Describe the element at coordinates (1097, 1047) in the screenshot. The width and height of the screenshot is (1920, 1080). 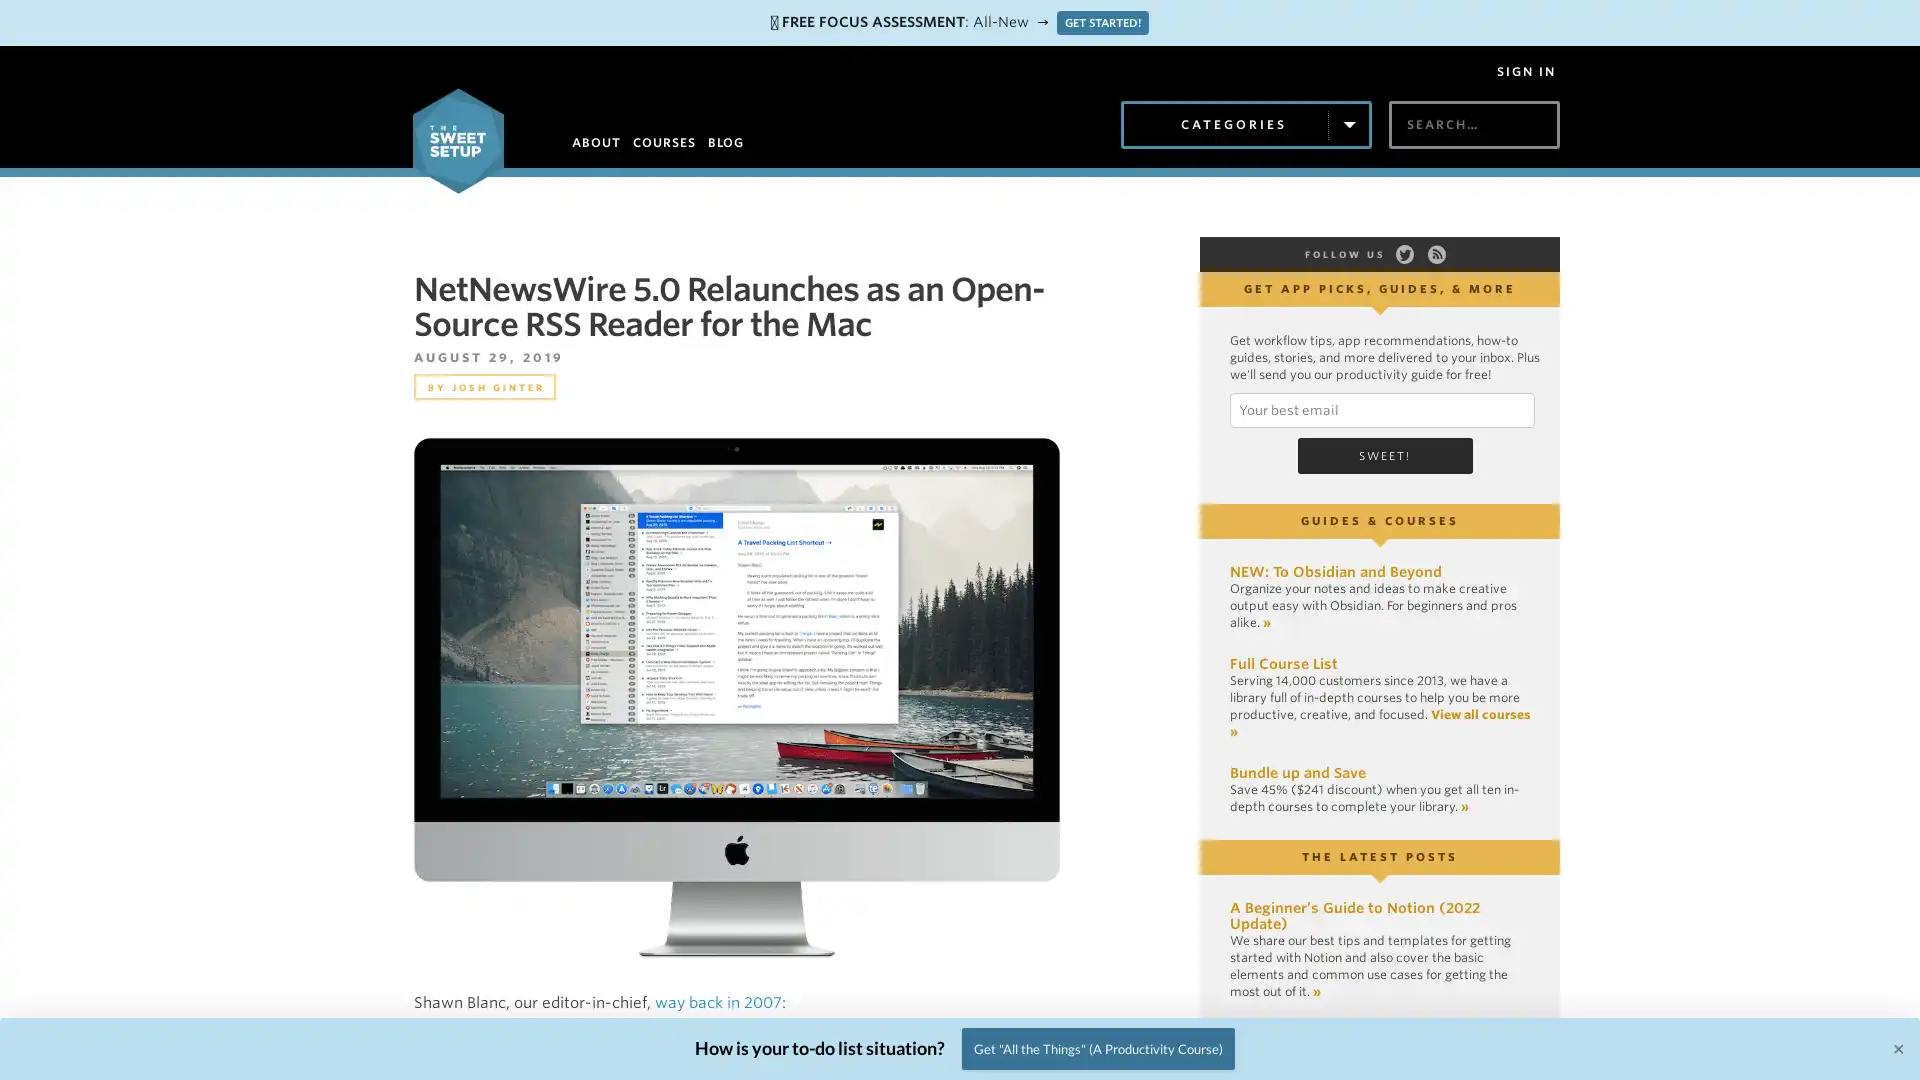
I see `Get "All the Things" (A Productivity Course)` at that location.